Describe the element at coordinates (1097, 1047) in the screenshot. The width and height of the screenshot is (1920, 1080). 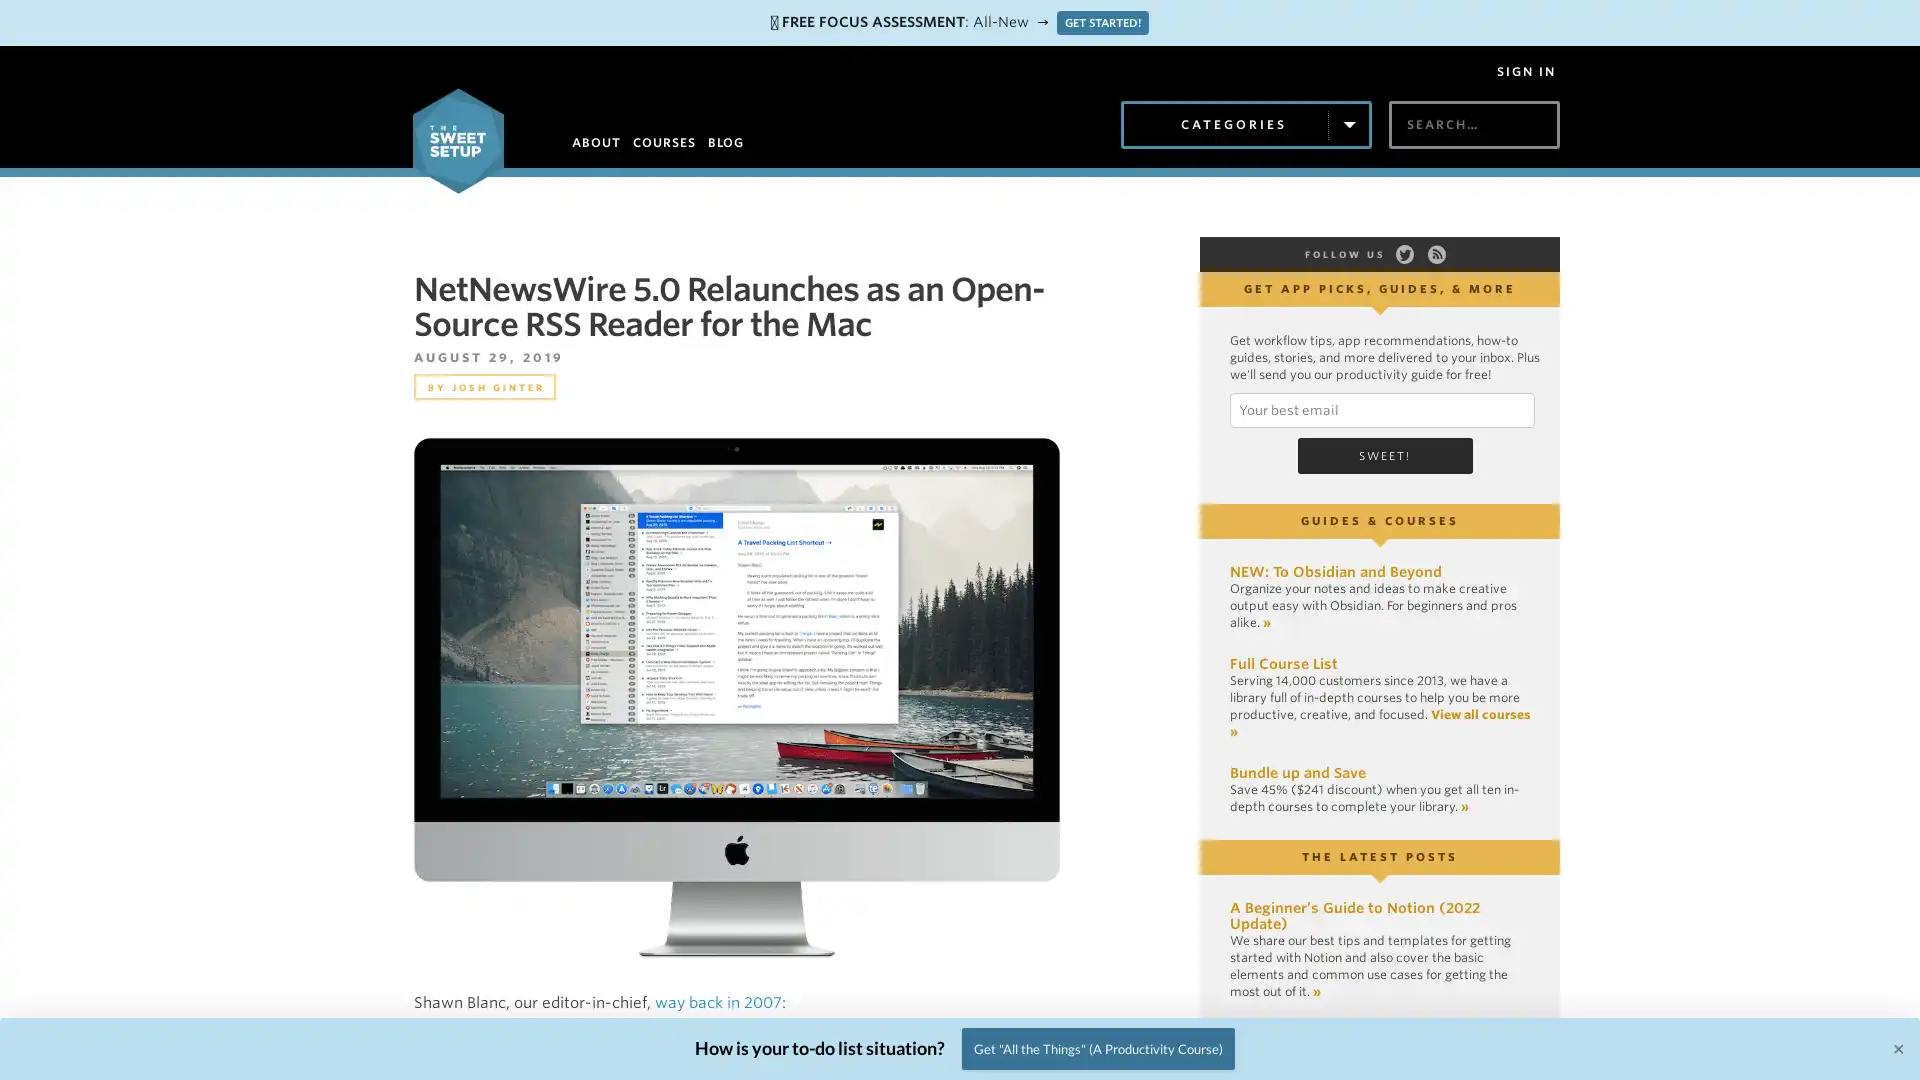
I see `Get "All the Things" (A Productivity Course)` at that location.